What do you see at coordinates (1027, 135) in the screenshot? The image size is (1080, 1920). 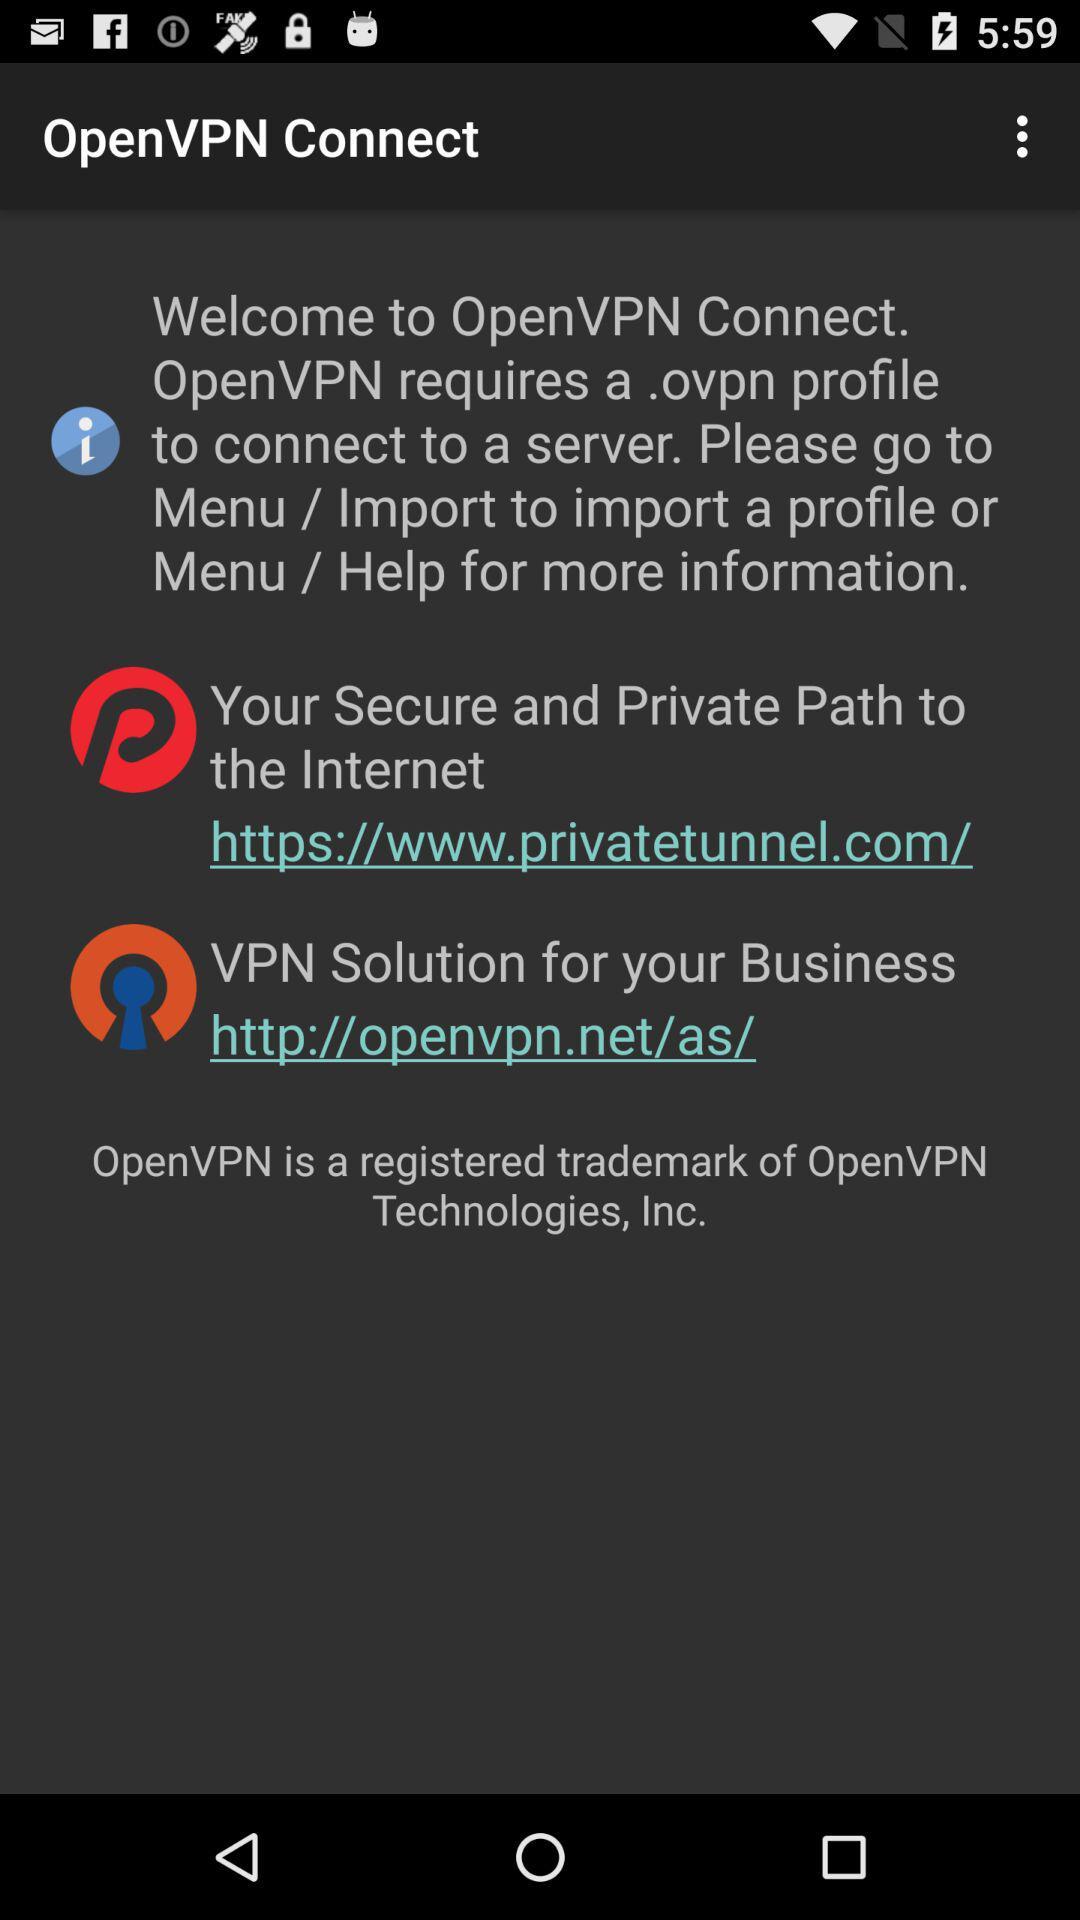 I see `item to the right of the openvpn connect` at bounding box center [1027, 135].